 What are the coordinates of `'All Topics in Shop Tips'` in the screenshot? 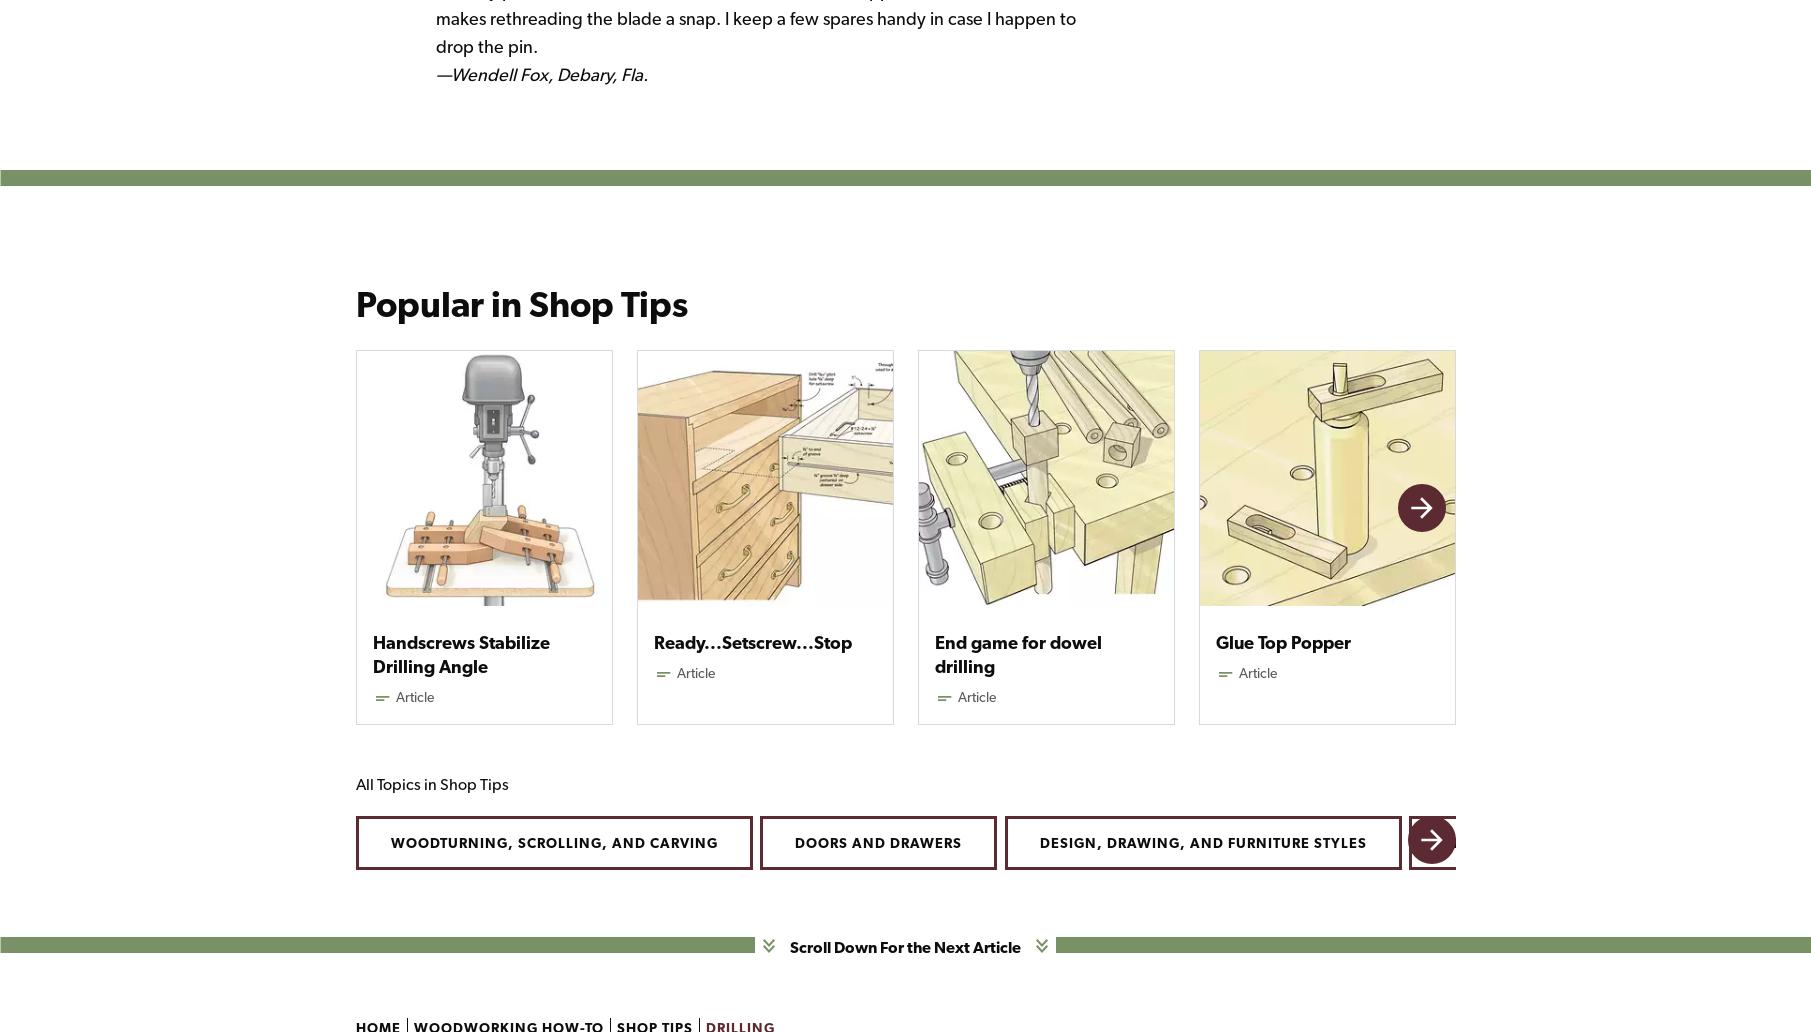 It's located at (431, 784).